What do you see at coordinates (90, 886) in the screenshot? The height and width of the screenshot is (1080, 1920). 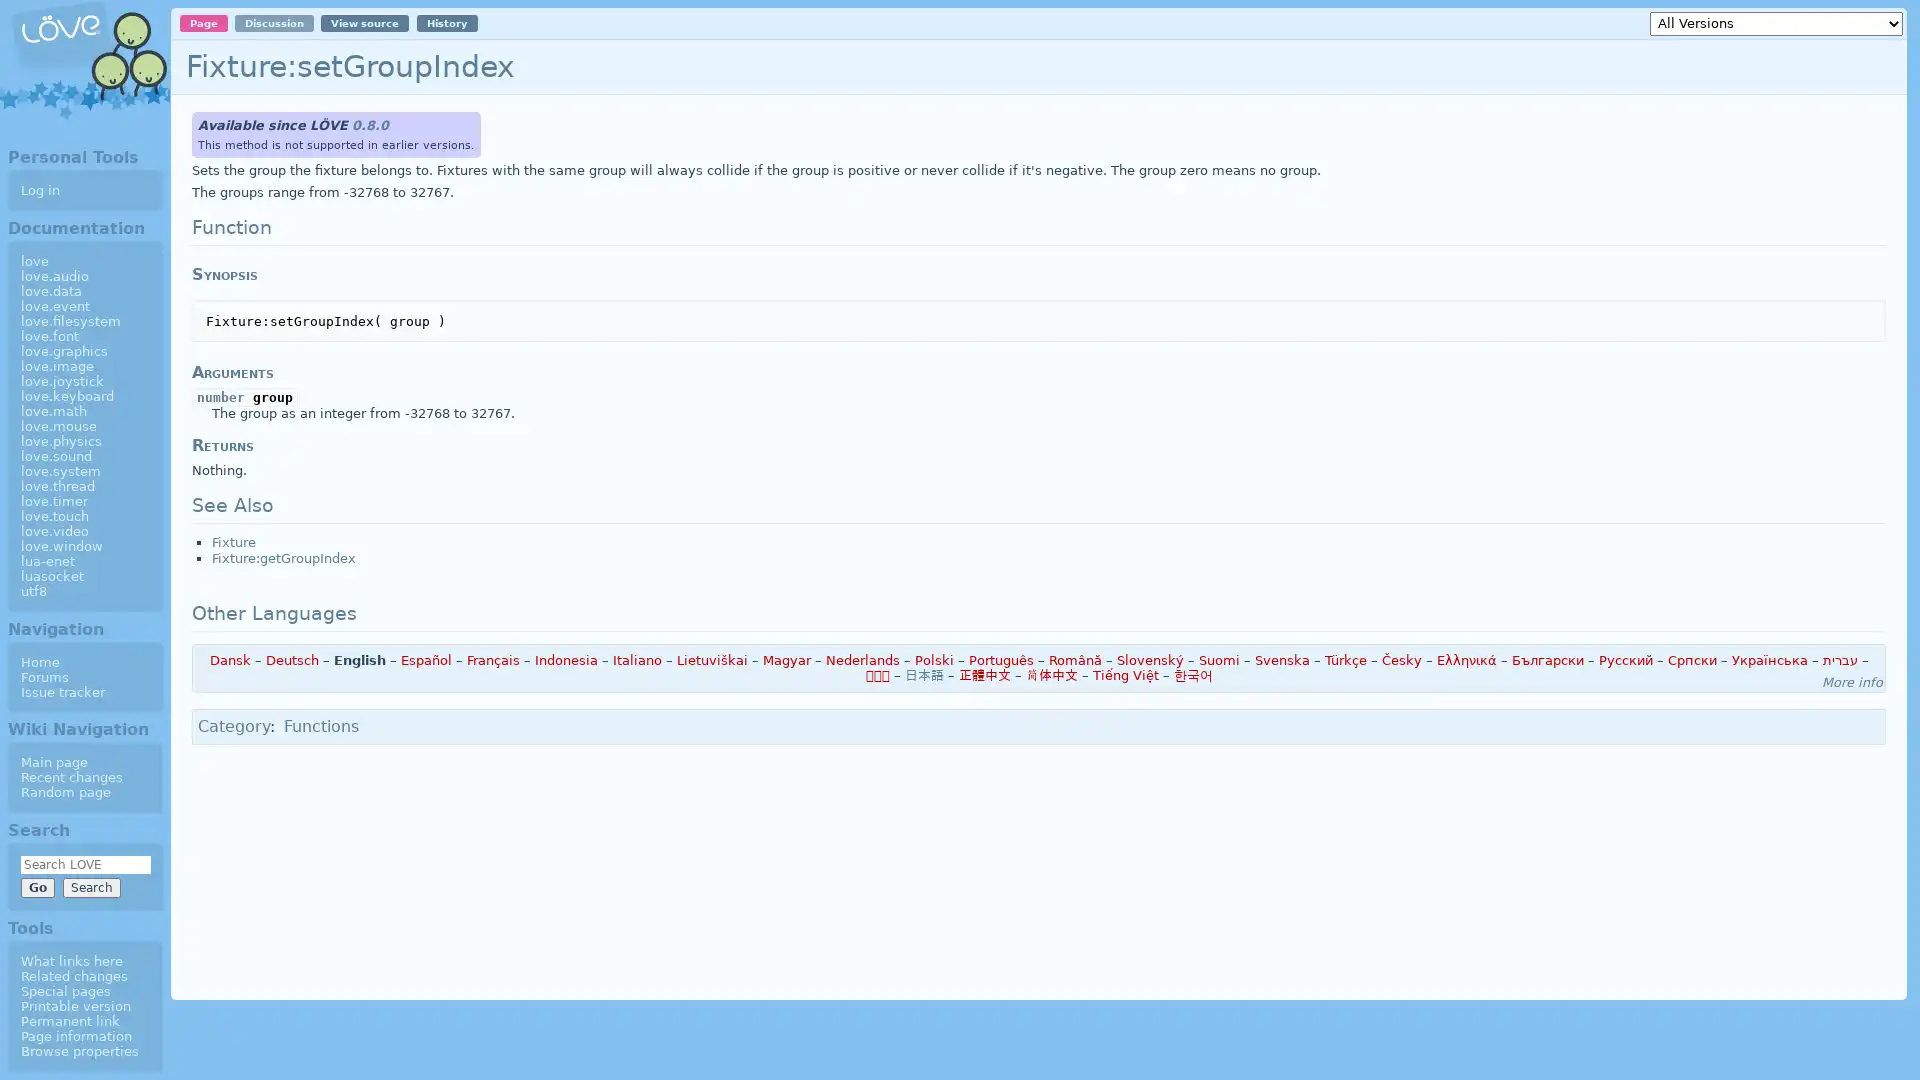 I see `Search` at bounding box center [90, 886].